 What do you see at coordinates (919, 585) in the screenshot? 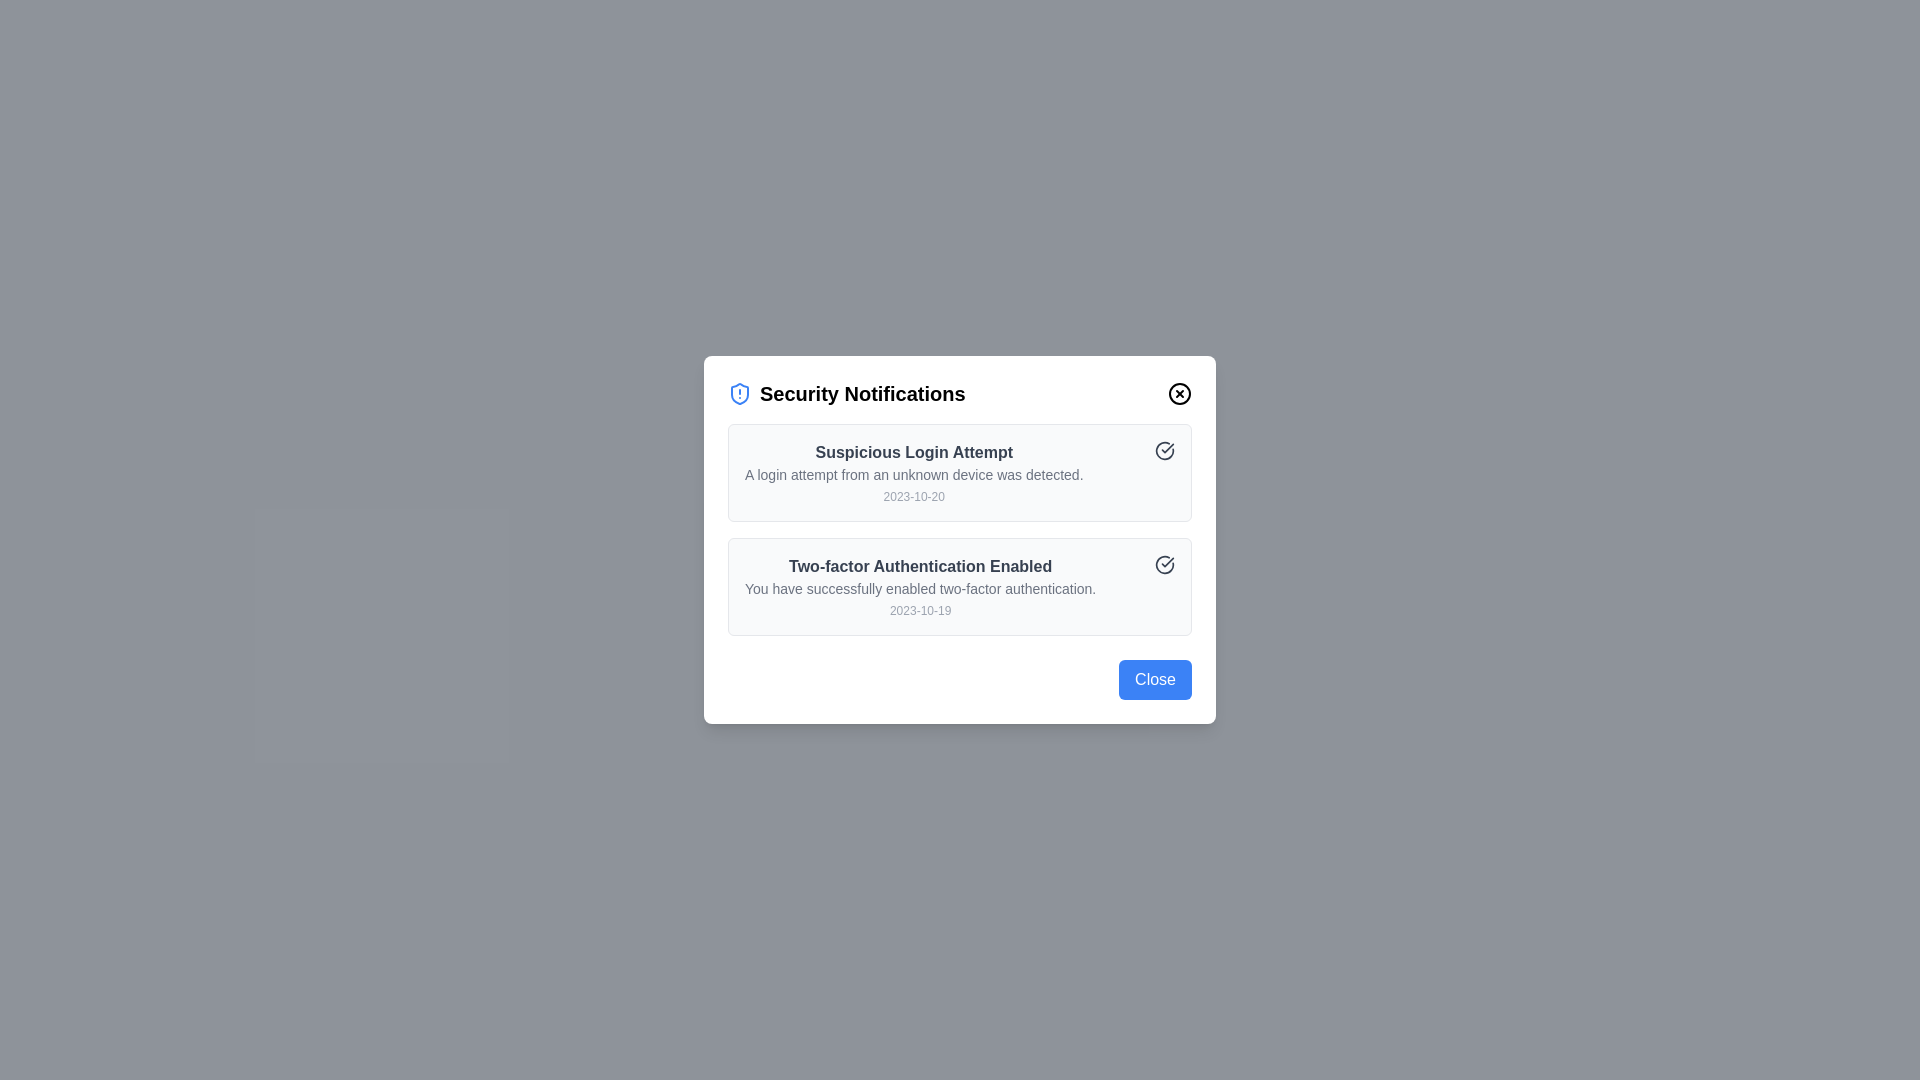
I see `the static textual display indicating 'Two-factor Authentication Enabled' within the 'Security Notifications' modal, which includes a heading, subtext, and date` at bounding box center [919, 585].